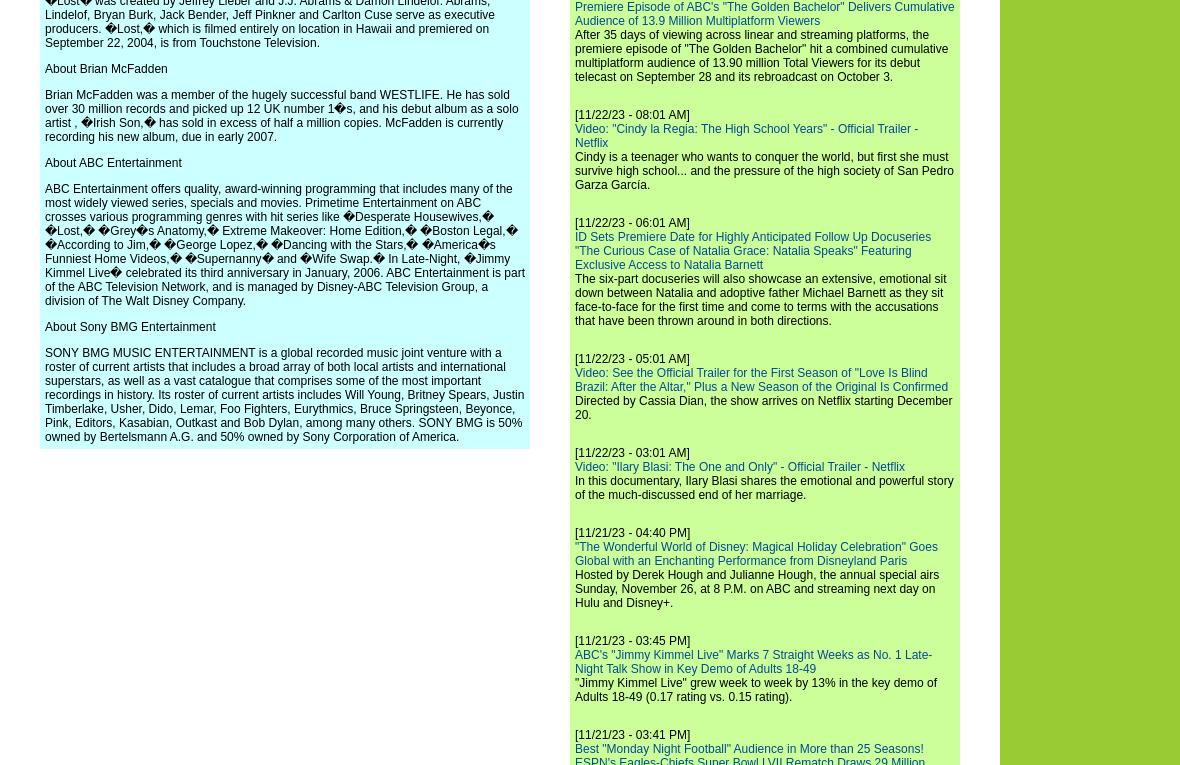 The image size is (1180, 765). I want to click on 'About Brian McFadden', so click(104, 69).